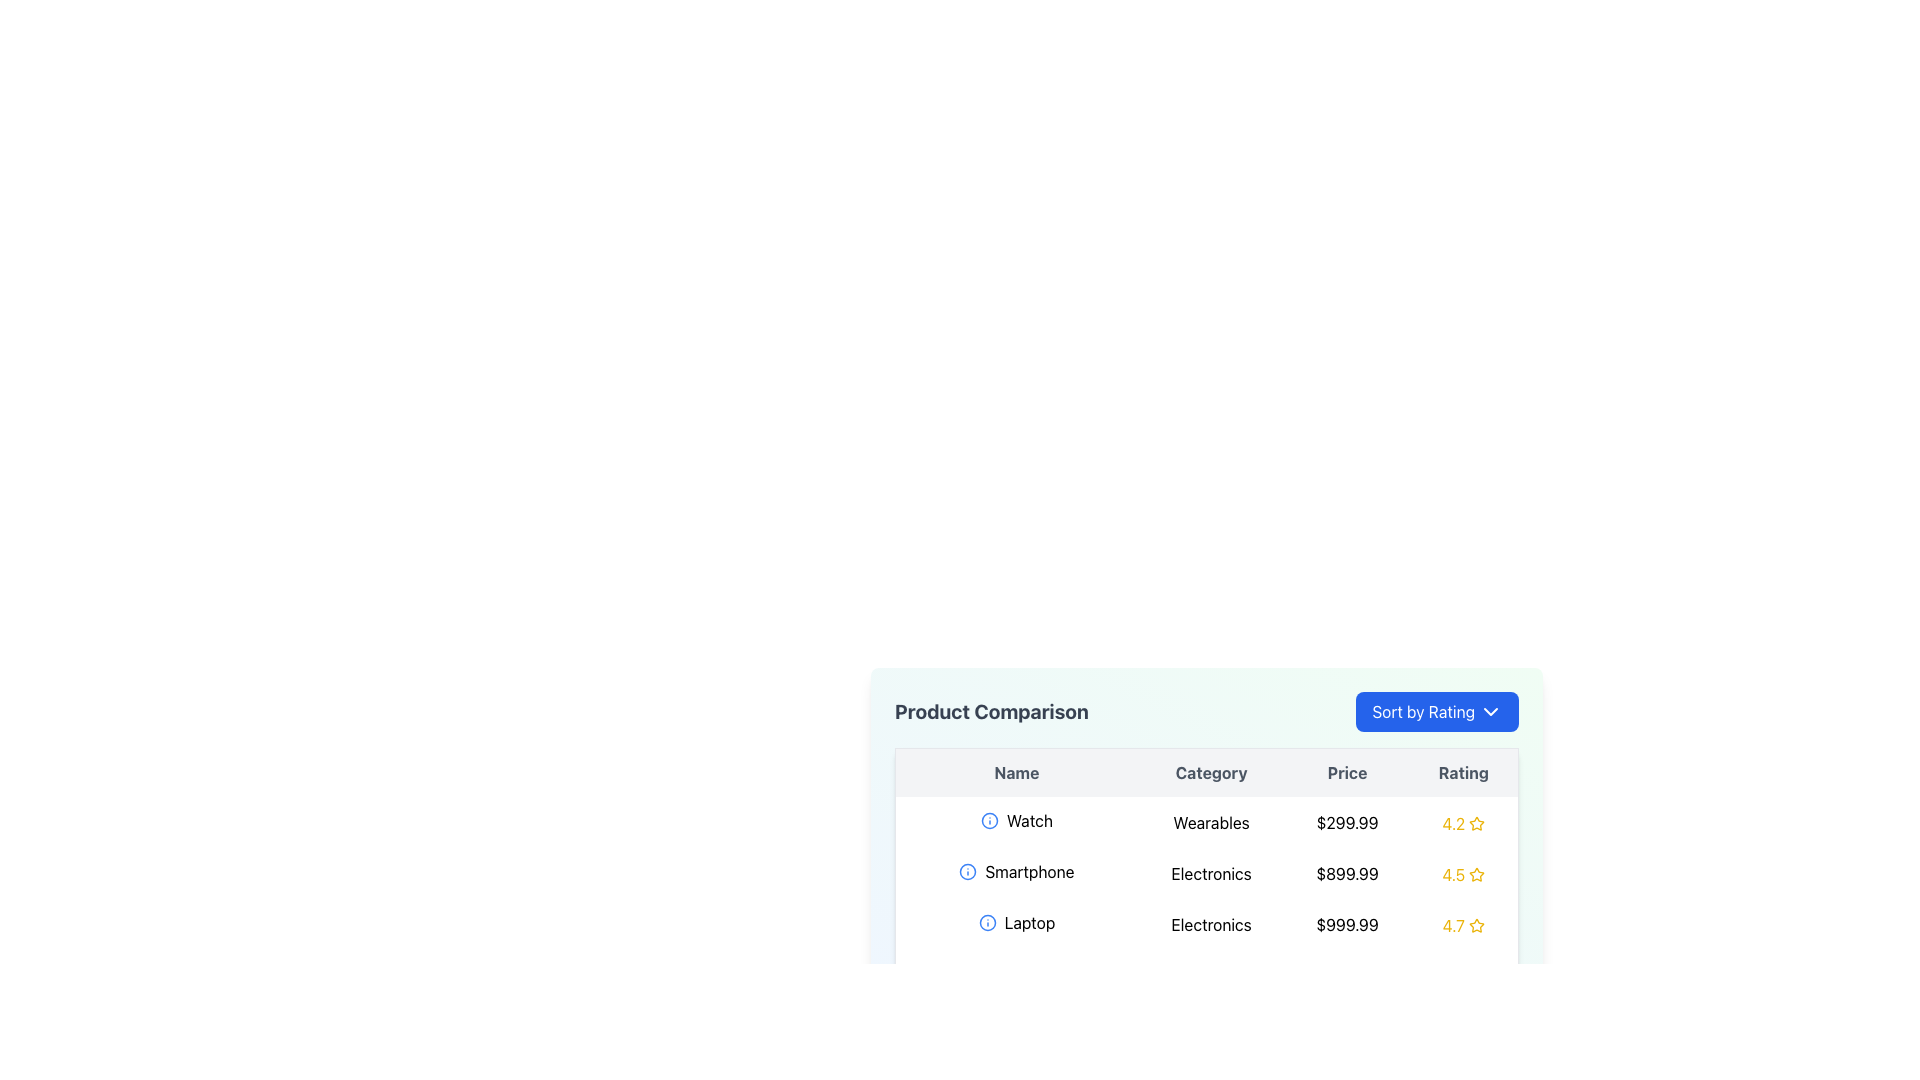 Image resolution: width=1920 pixels, height=1080 pixels. I want to click on the 'Smartphone' Table Row to interact with elements like the rating or product name, so click(1205, 871).